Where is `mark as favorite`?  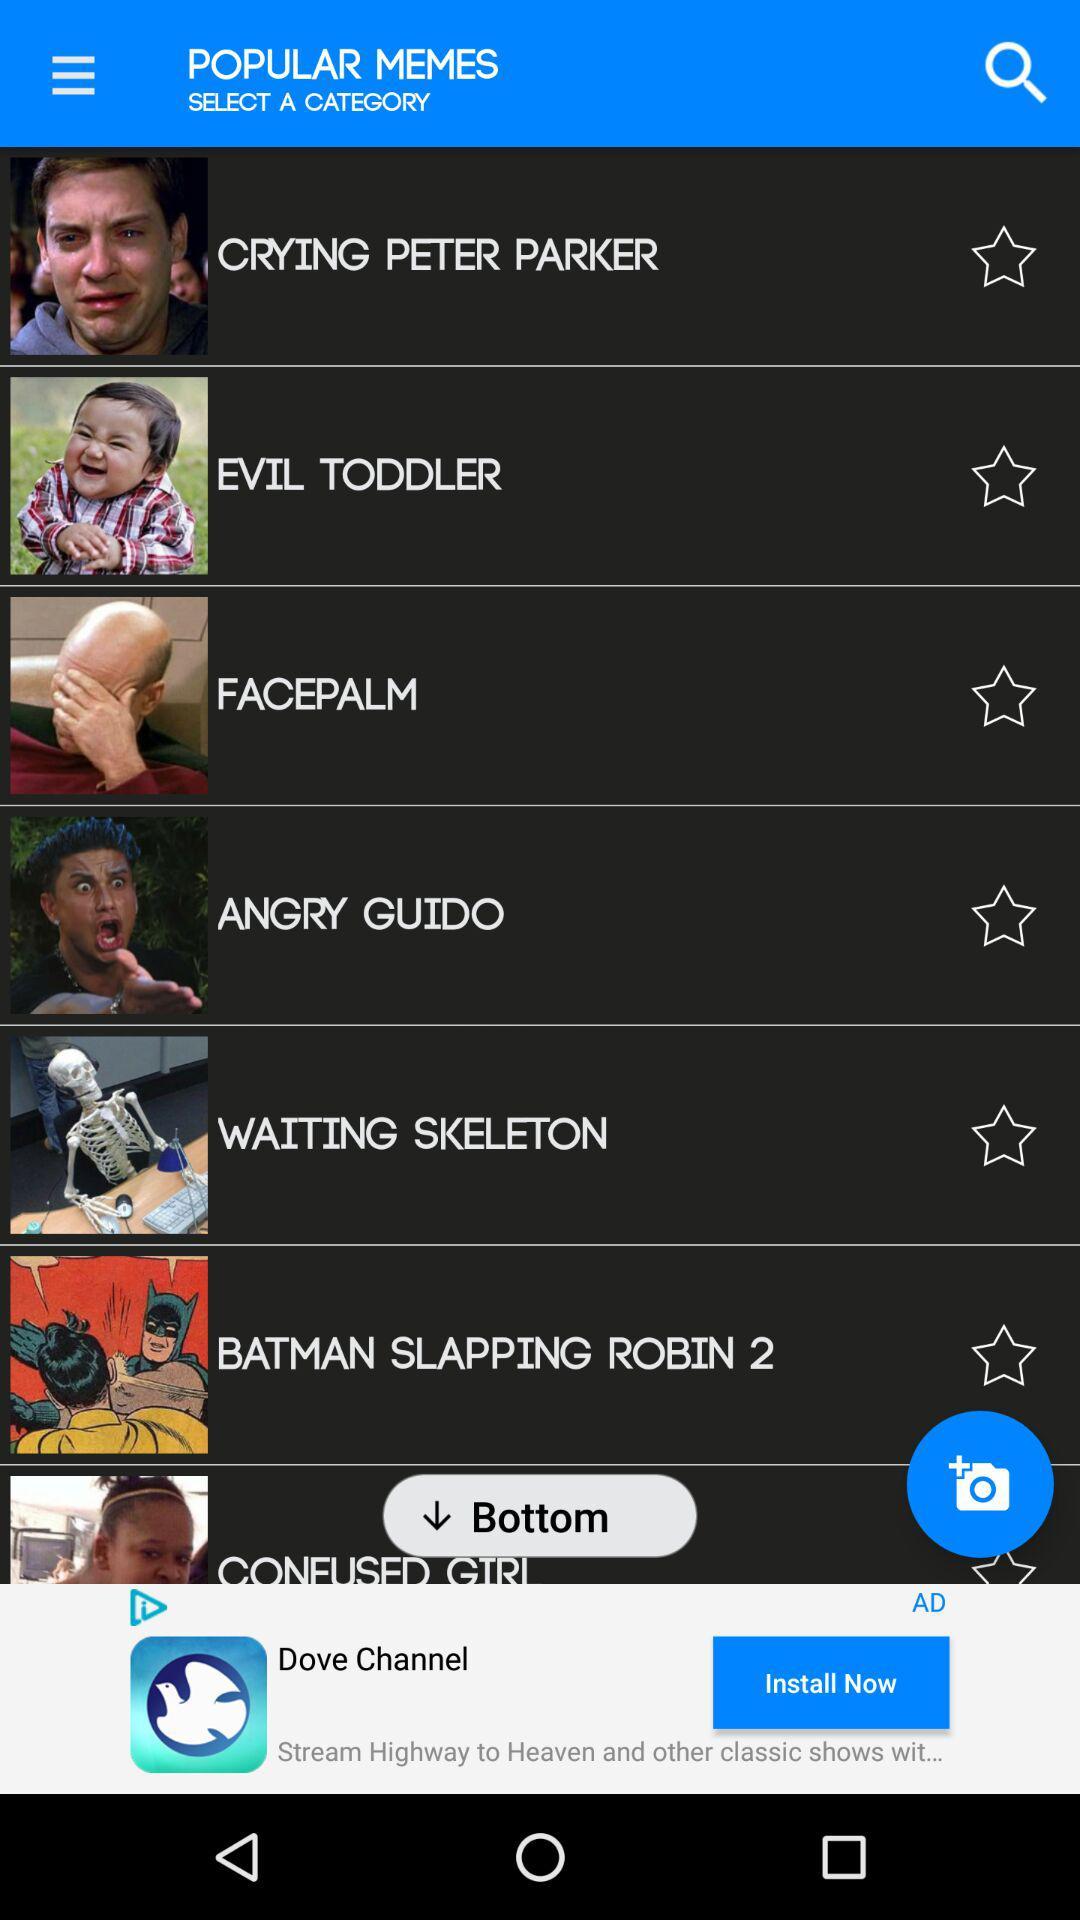
mark as favorite is located at coordinates (1003, 1135).